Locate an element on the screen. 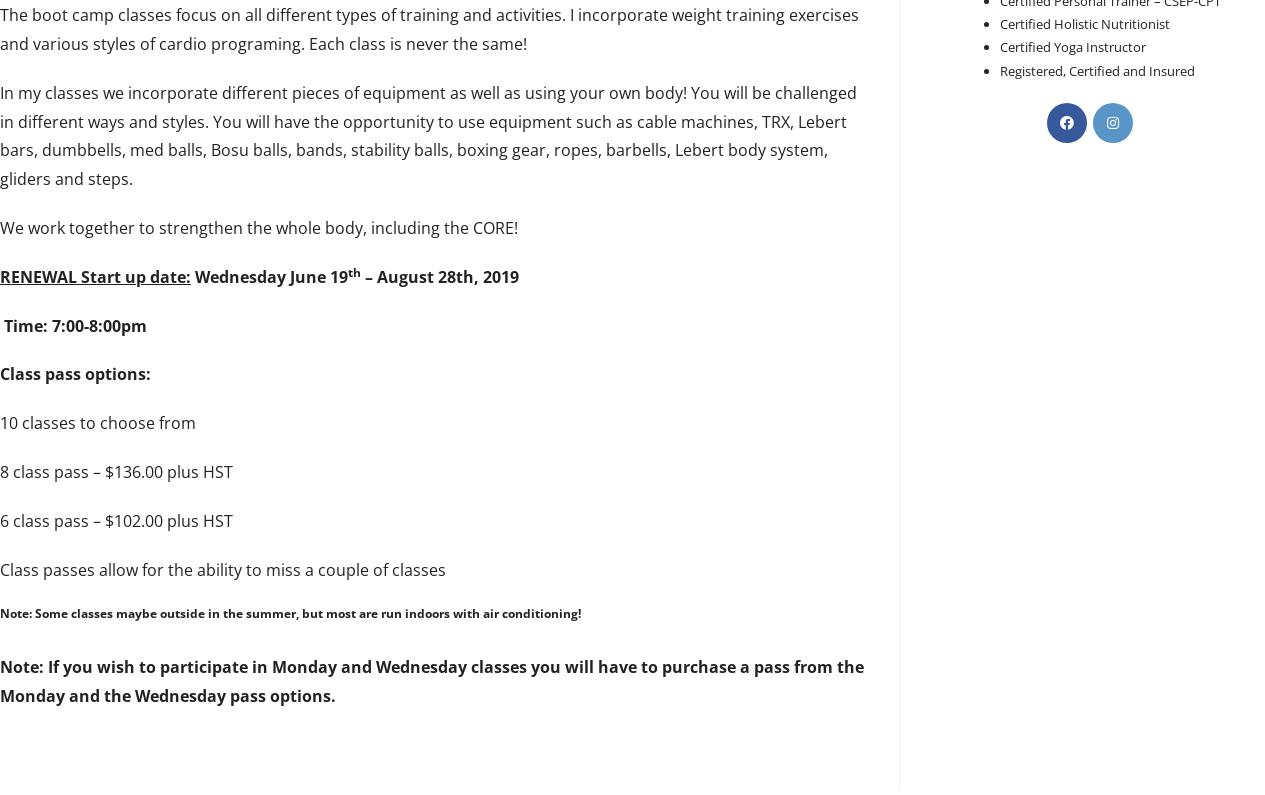  'We work together to strengthen the whole body, including the CORE!' is located at coordinates (257, 225).